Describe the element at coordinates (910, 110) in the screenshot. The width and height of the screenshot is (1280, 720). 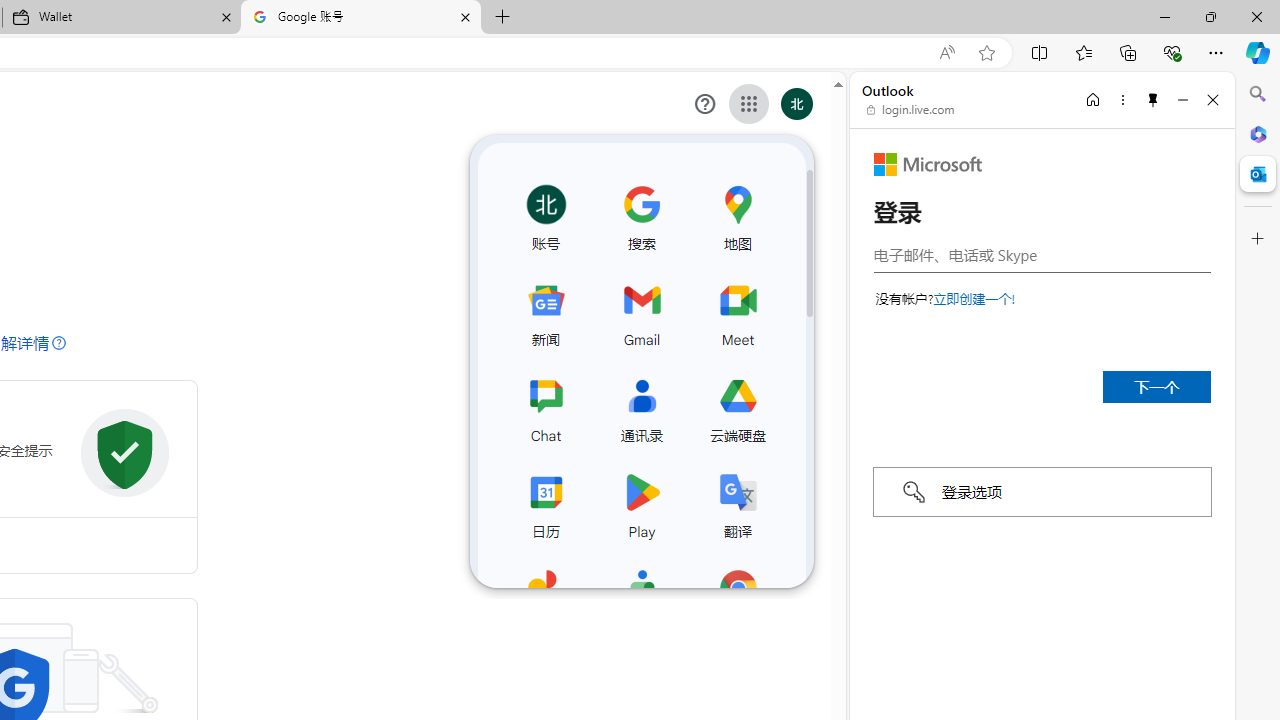
I see `'login.live.com'` at that location.